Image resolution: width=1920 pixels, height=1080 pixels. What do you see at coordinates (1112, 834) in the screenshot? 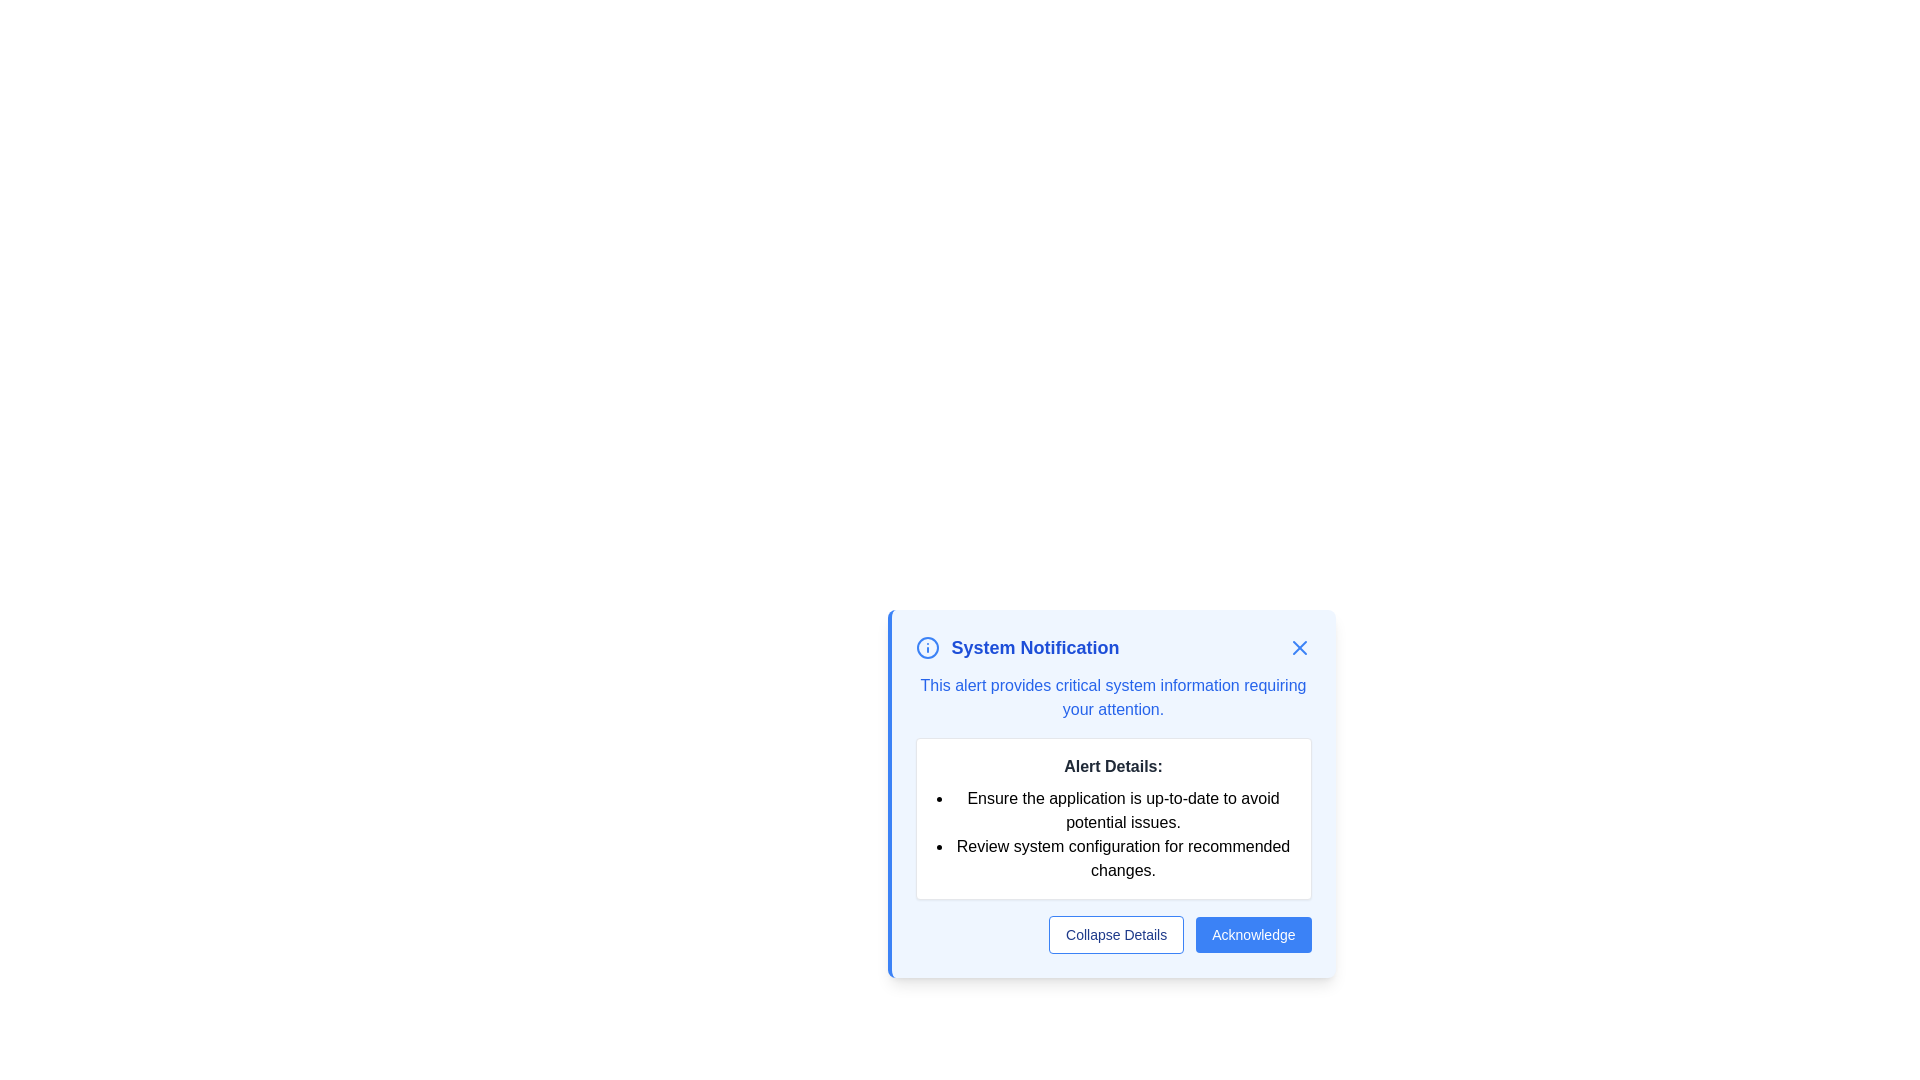
I see `the list element that provides instructions or recommendations regarding system updates and configuration, located in the middle of the 'Alert Details' section of the dialog box` at bounding box center [1112, 834].